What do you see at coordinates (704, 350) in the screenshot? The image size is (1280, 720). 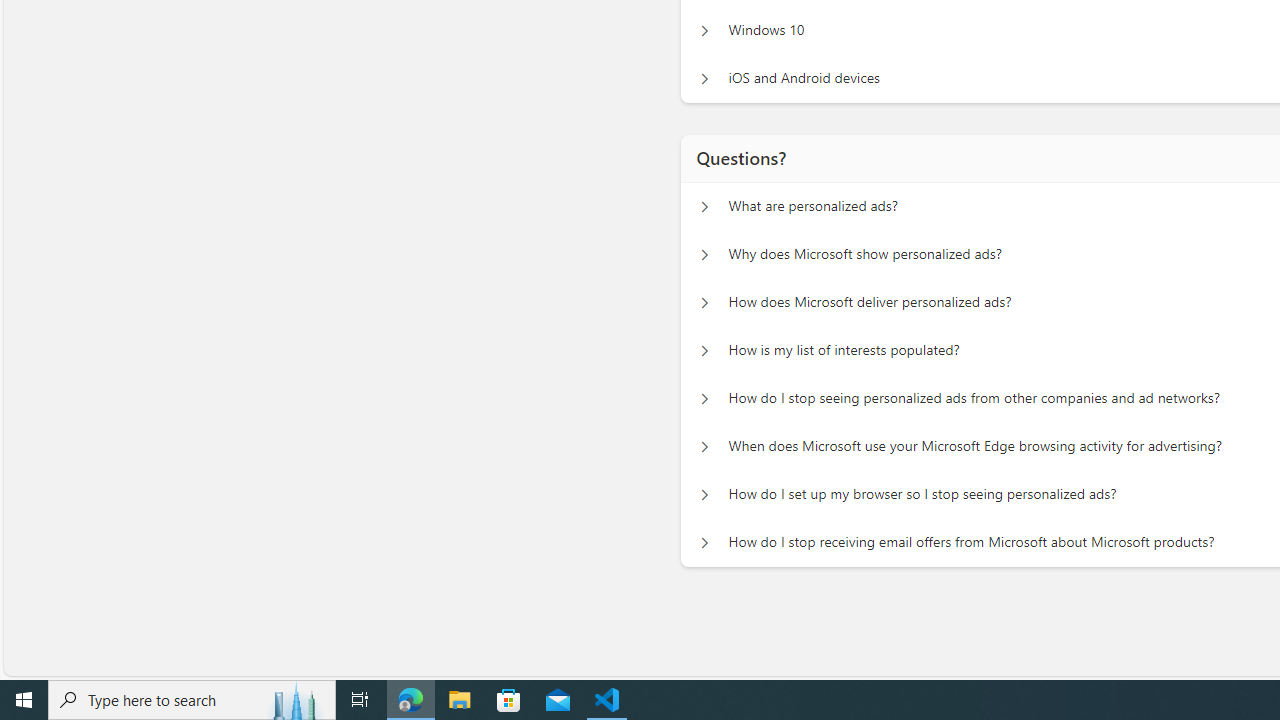 I see `'Questions? How is my list of interests populated?'` at bounding box center [704, 350].